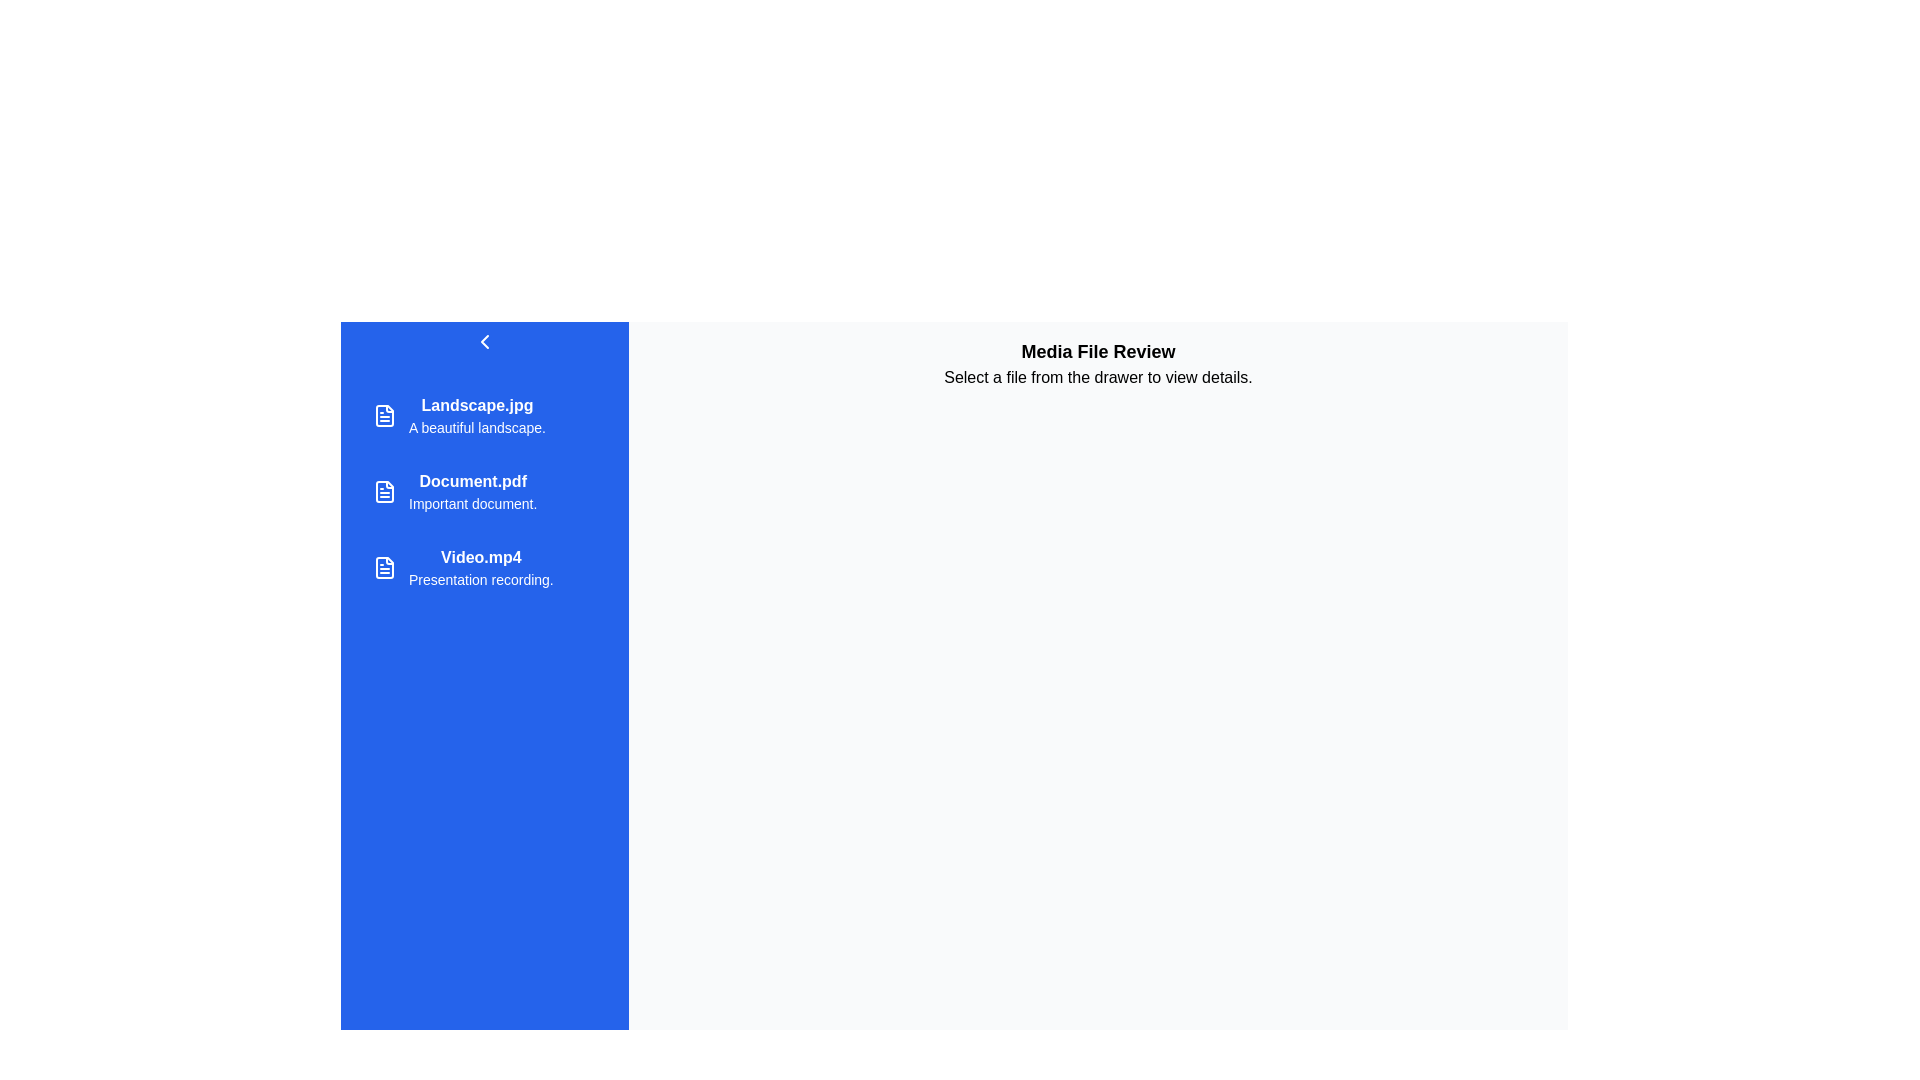 The height and width of the screenshot is (1080, 1920). What do you see at coordinates (484, 415) in the screenshot?
I see `to select the file entry for 'Landscape.jpg', which is the first item in the vertical list of file items on the left sidebar` at bounding box center [484, 415].